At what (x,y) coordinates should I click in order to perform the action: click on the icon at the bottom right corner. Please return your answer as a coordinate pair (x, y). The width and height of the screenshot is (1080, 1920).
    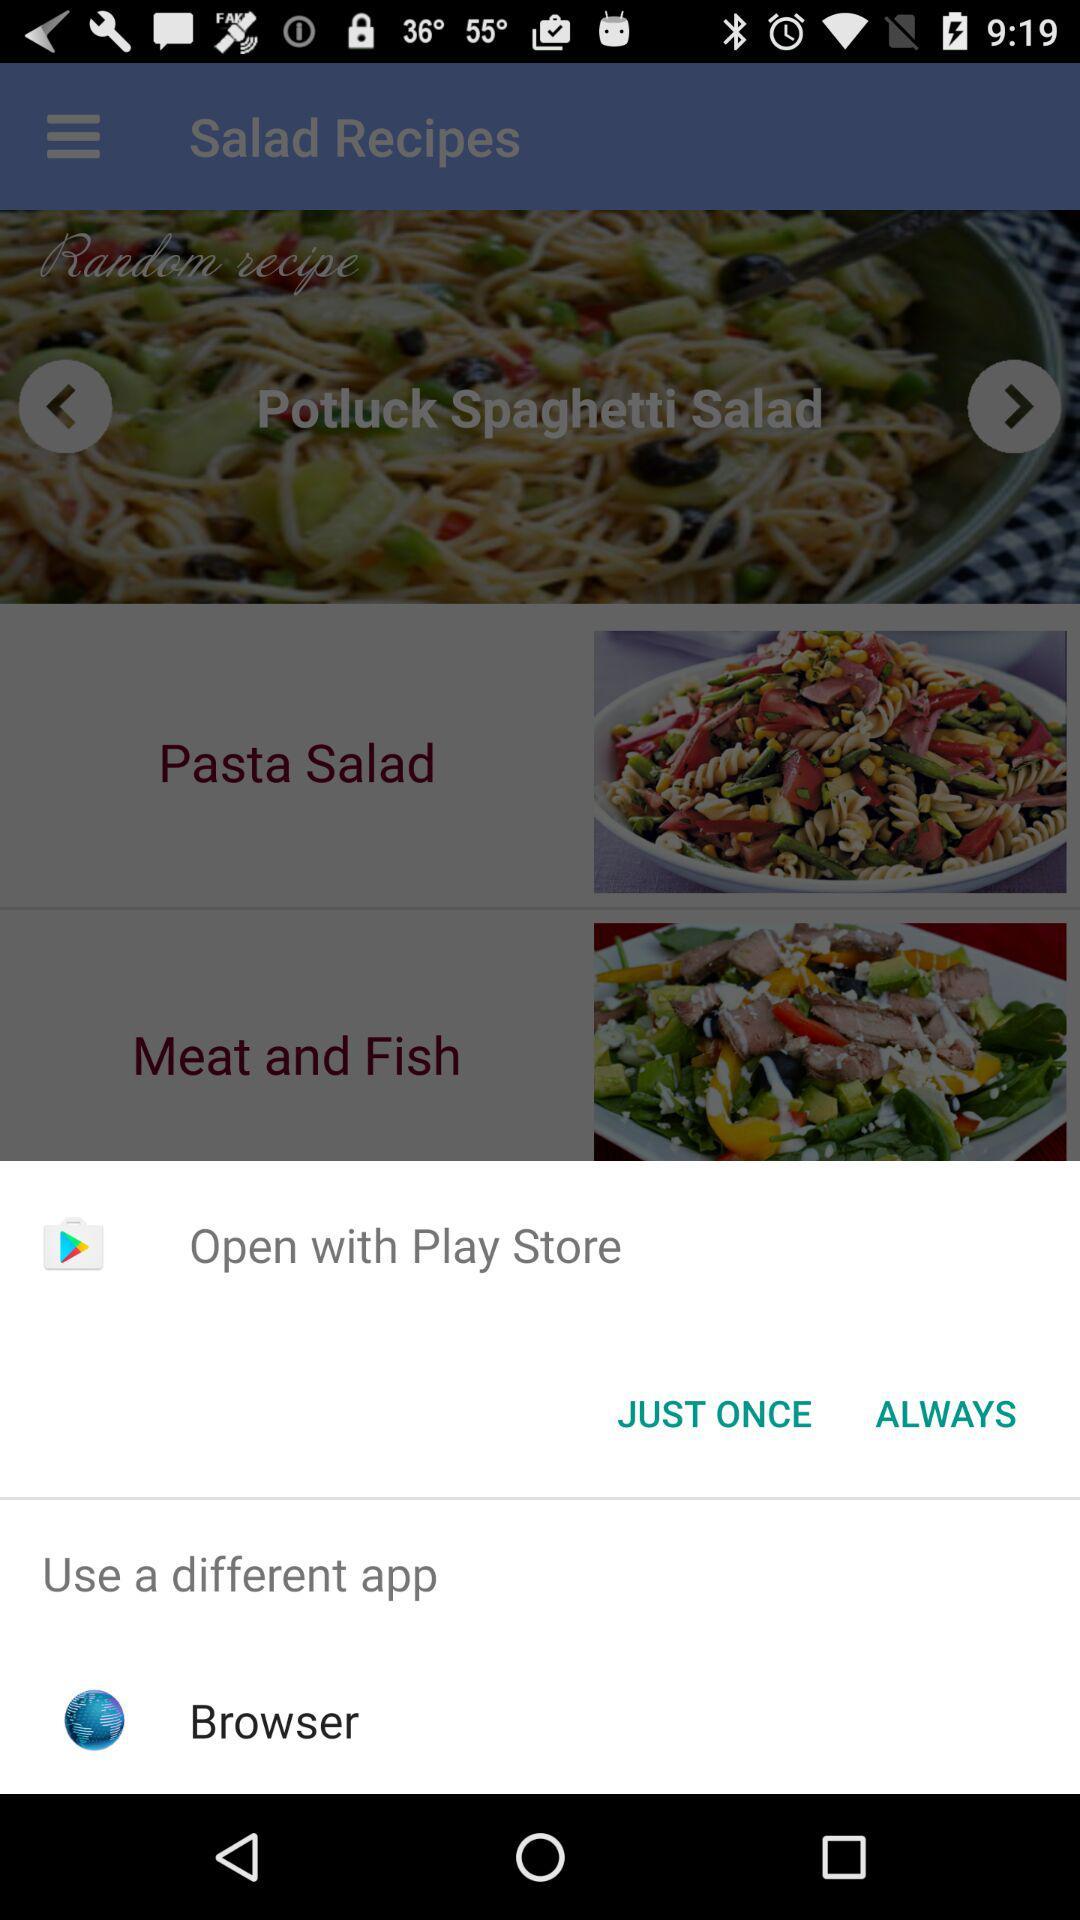
    Looking at the image, I should click on (945, 1411).